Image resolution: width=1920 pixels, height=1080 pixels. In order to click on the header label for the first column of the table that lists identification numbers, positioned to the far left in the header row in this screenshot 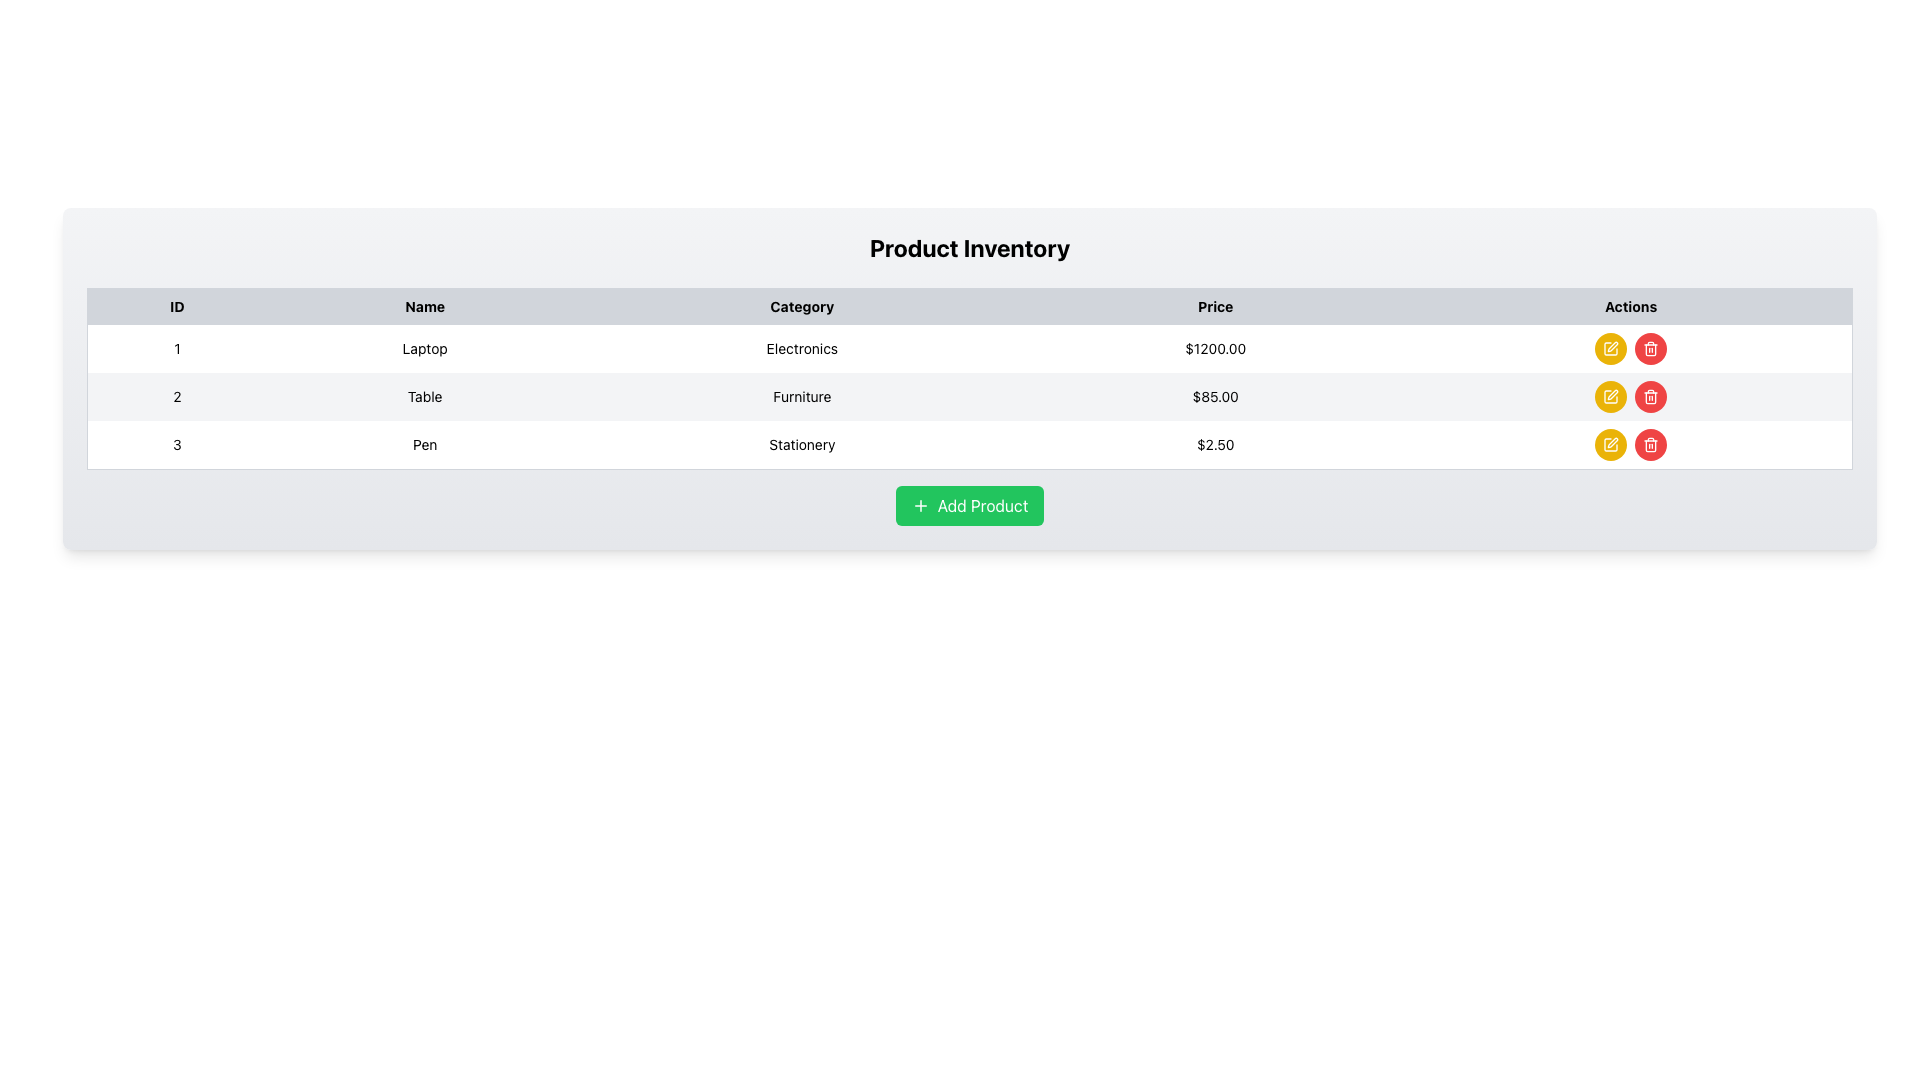, I will do `click(177, 306)`.